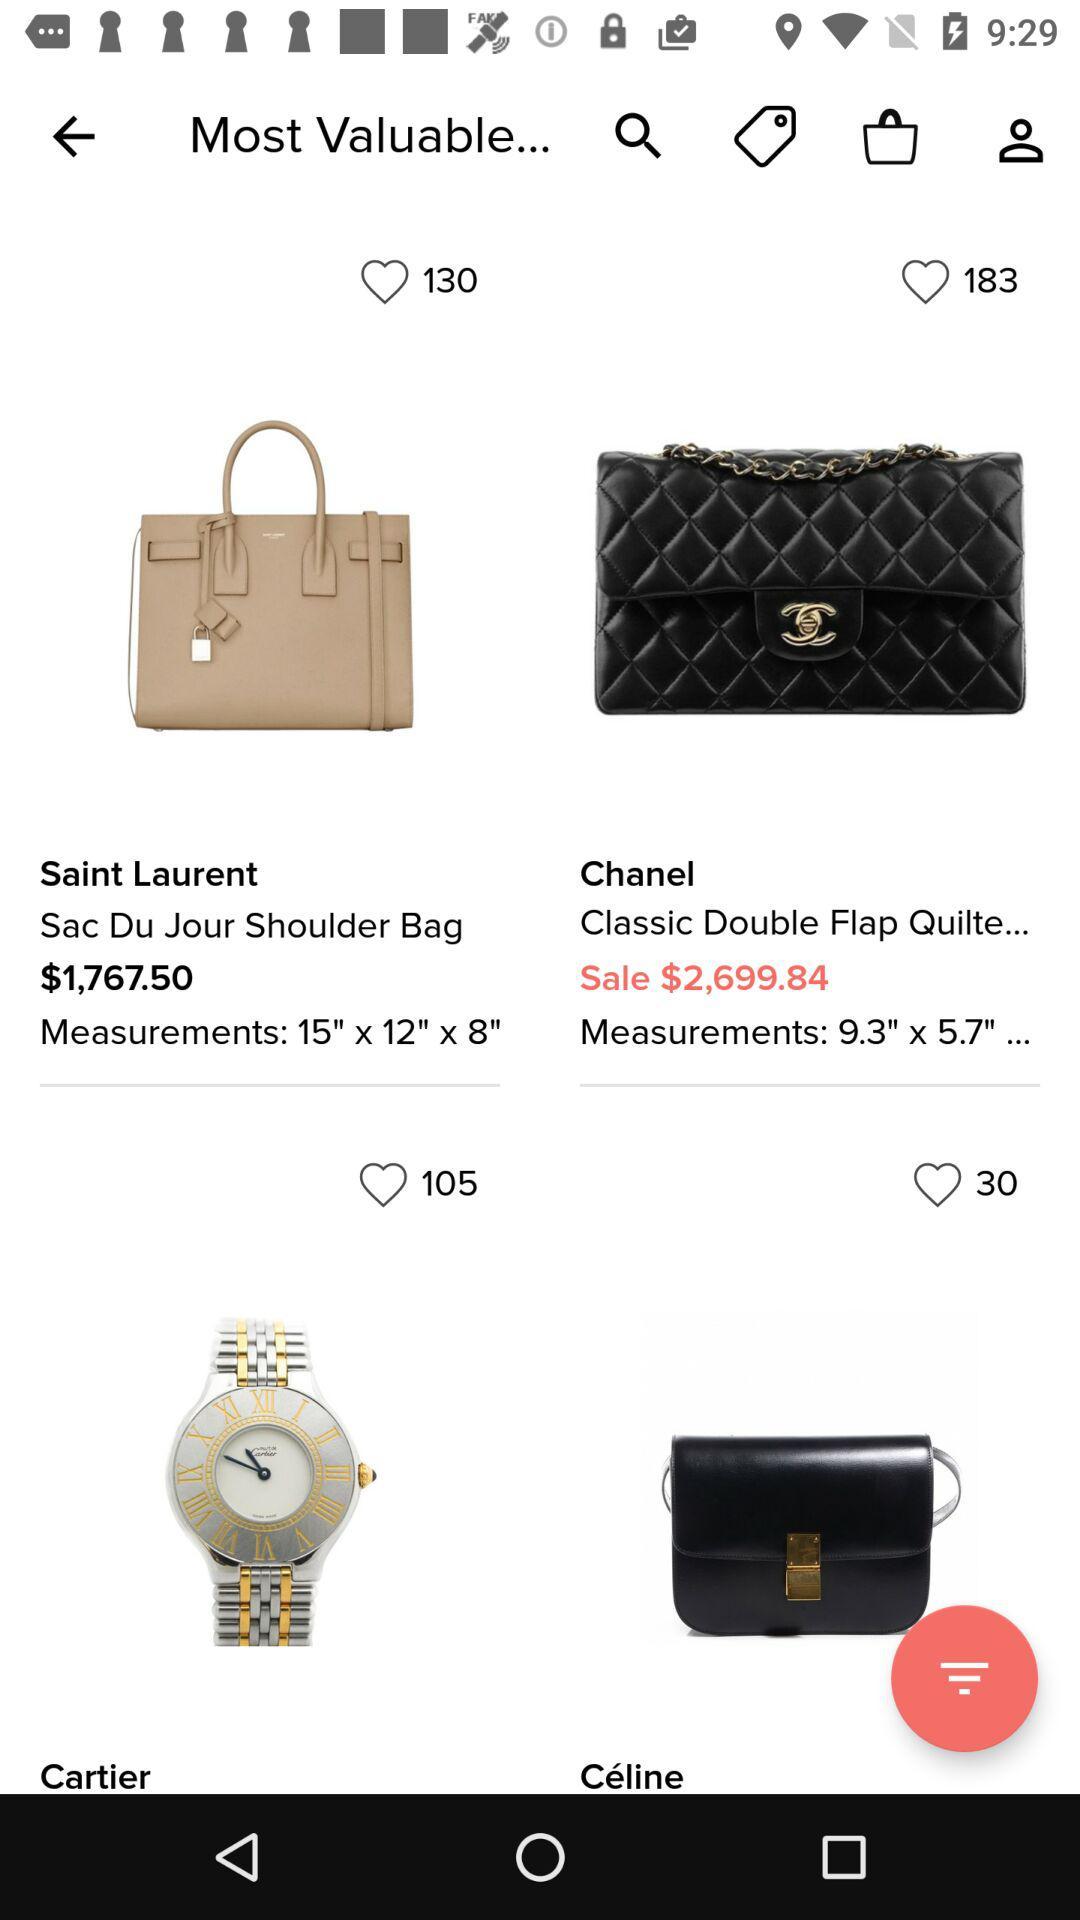 The width and height of the screenshot is (1080, 1920). I want to click on the icon to the right of the 105 item, so click(964, 1184).